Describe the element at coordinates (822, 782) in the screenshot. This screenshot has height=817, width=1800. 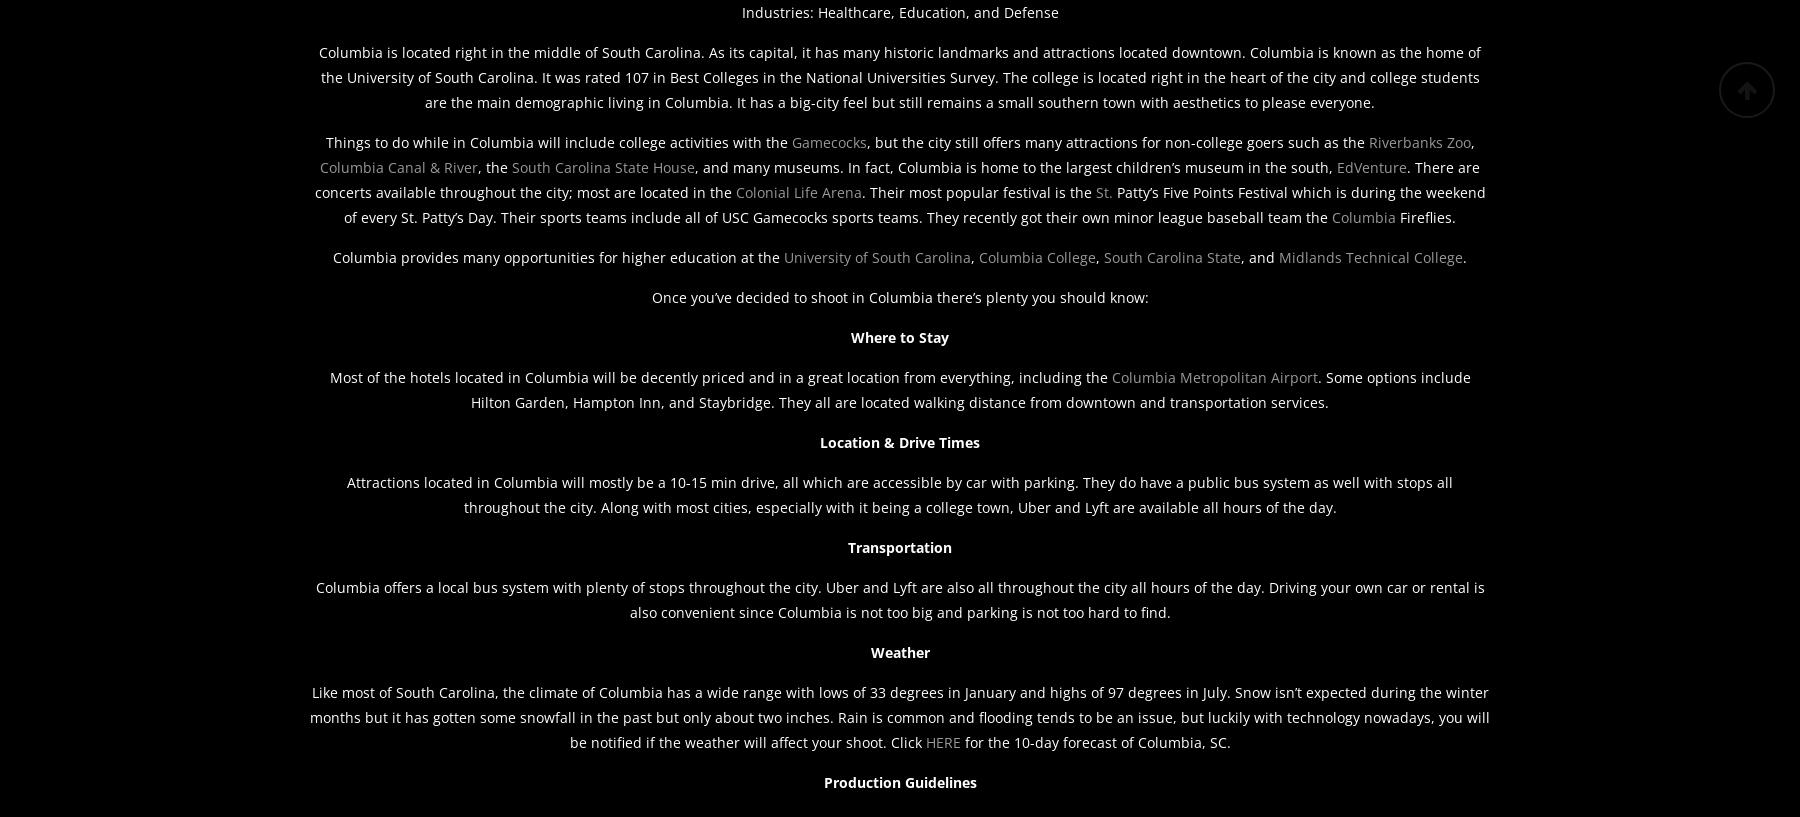
I see `'Production Guidelines'` at that location.